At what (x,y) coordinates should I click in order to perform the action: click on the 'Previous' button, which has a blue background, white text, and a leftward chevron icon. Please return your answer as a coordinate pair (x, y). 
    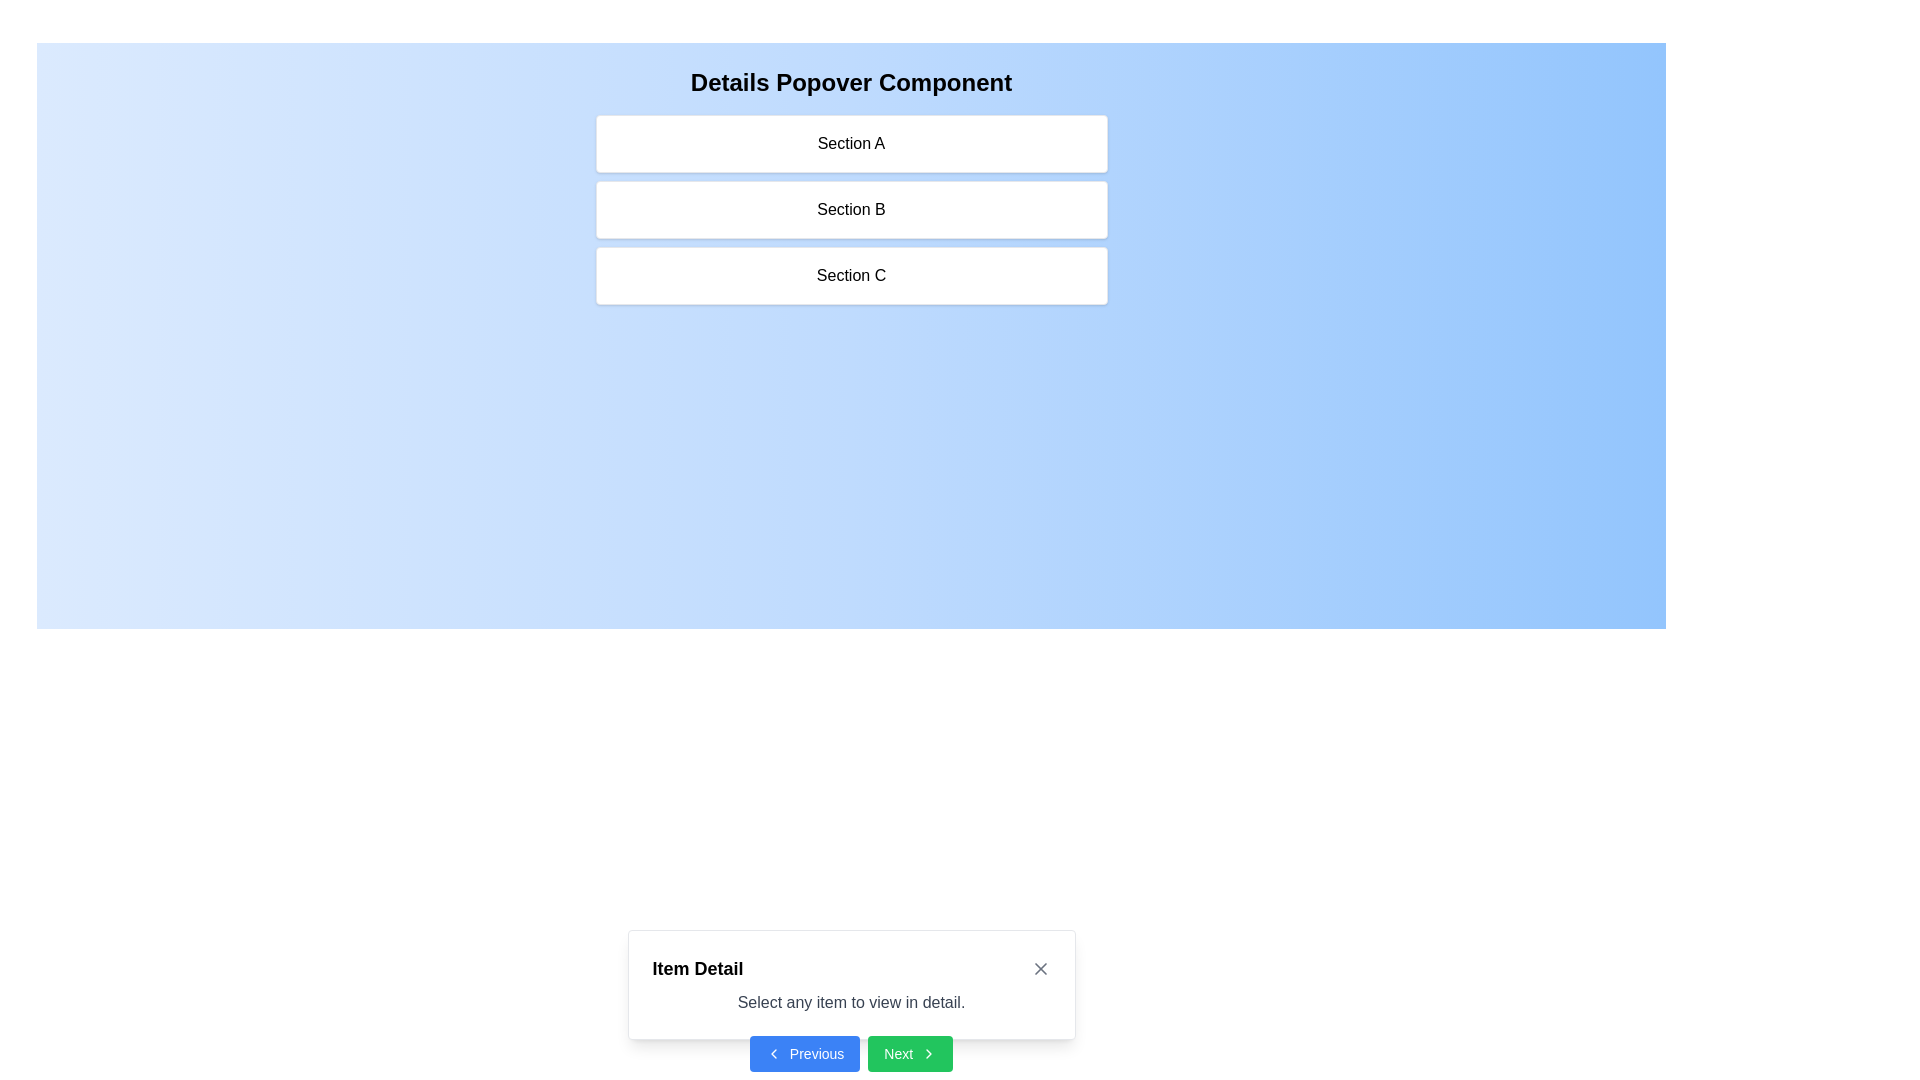
    Looking at the image, I should click on (805, 1052).